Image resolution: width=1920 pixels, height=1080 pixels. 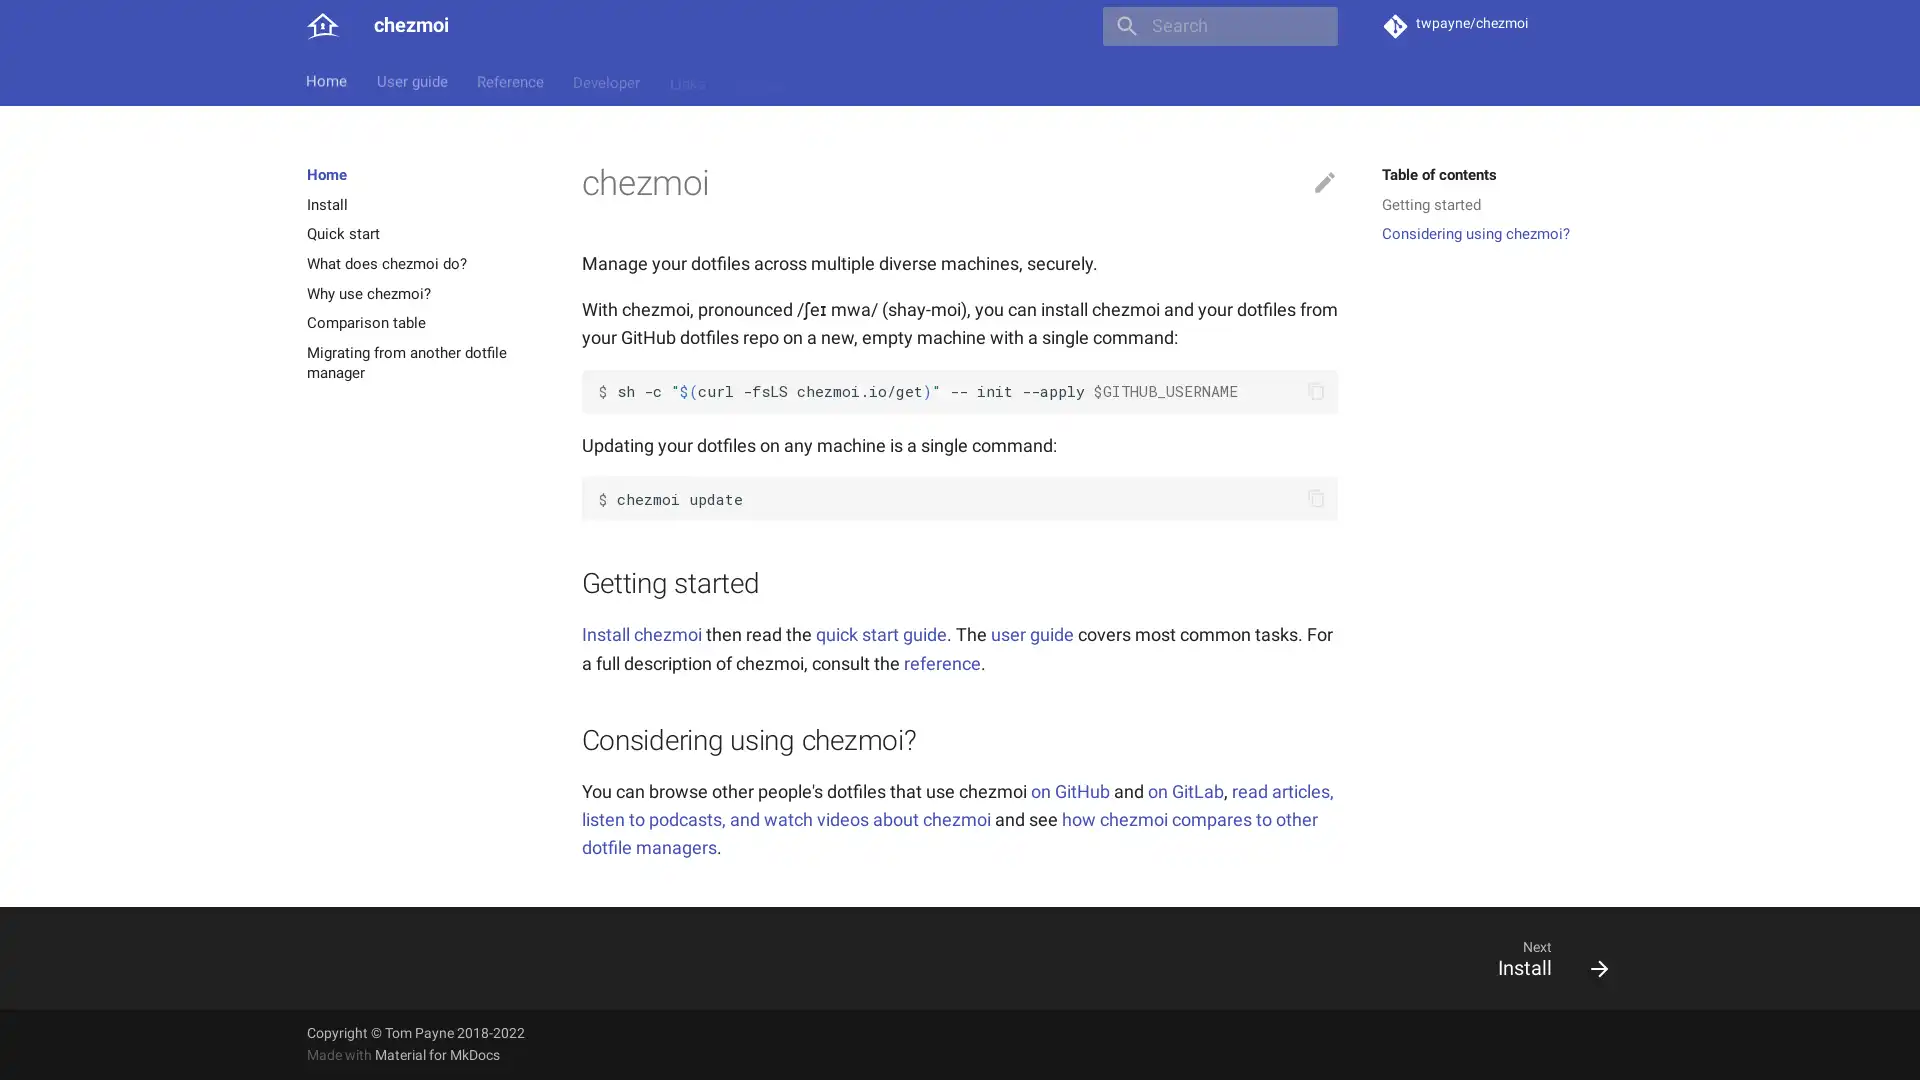 I want to click on Copy to clipboard, so click(x=1315, y=497).